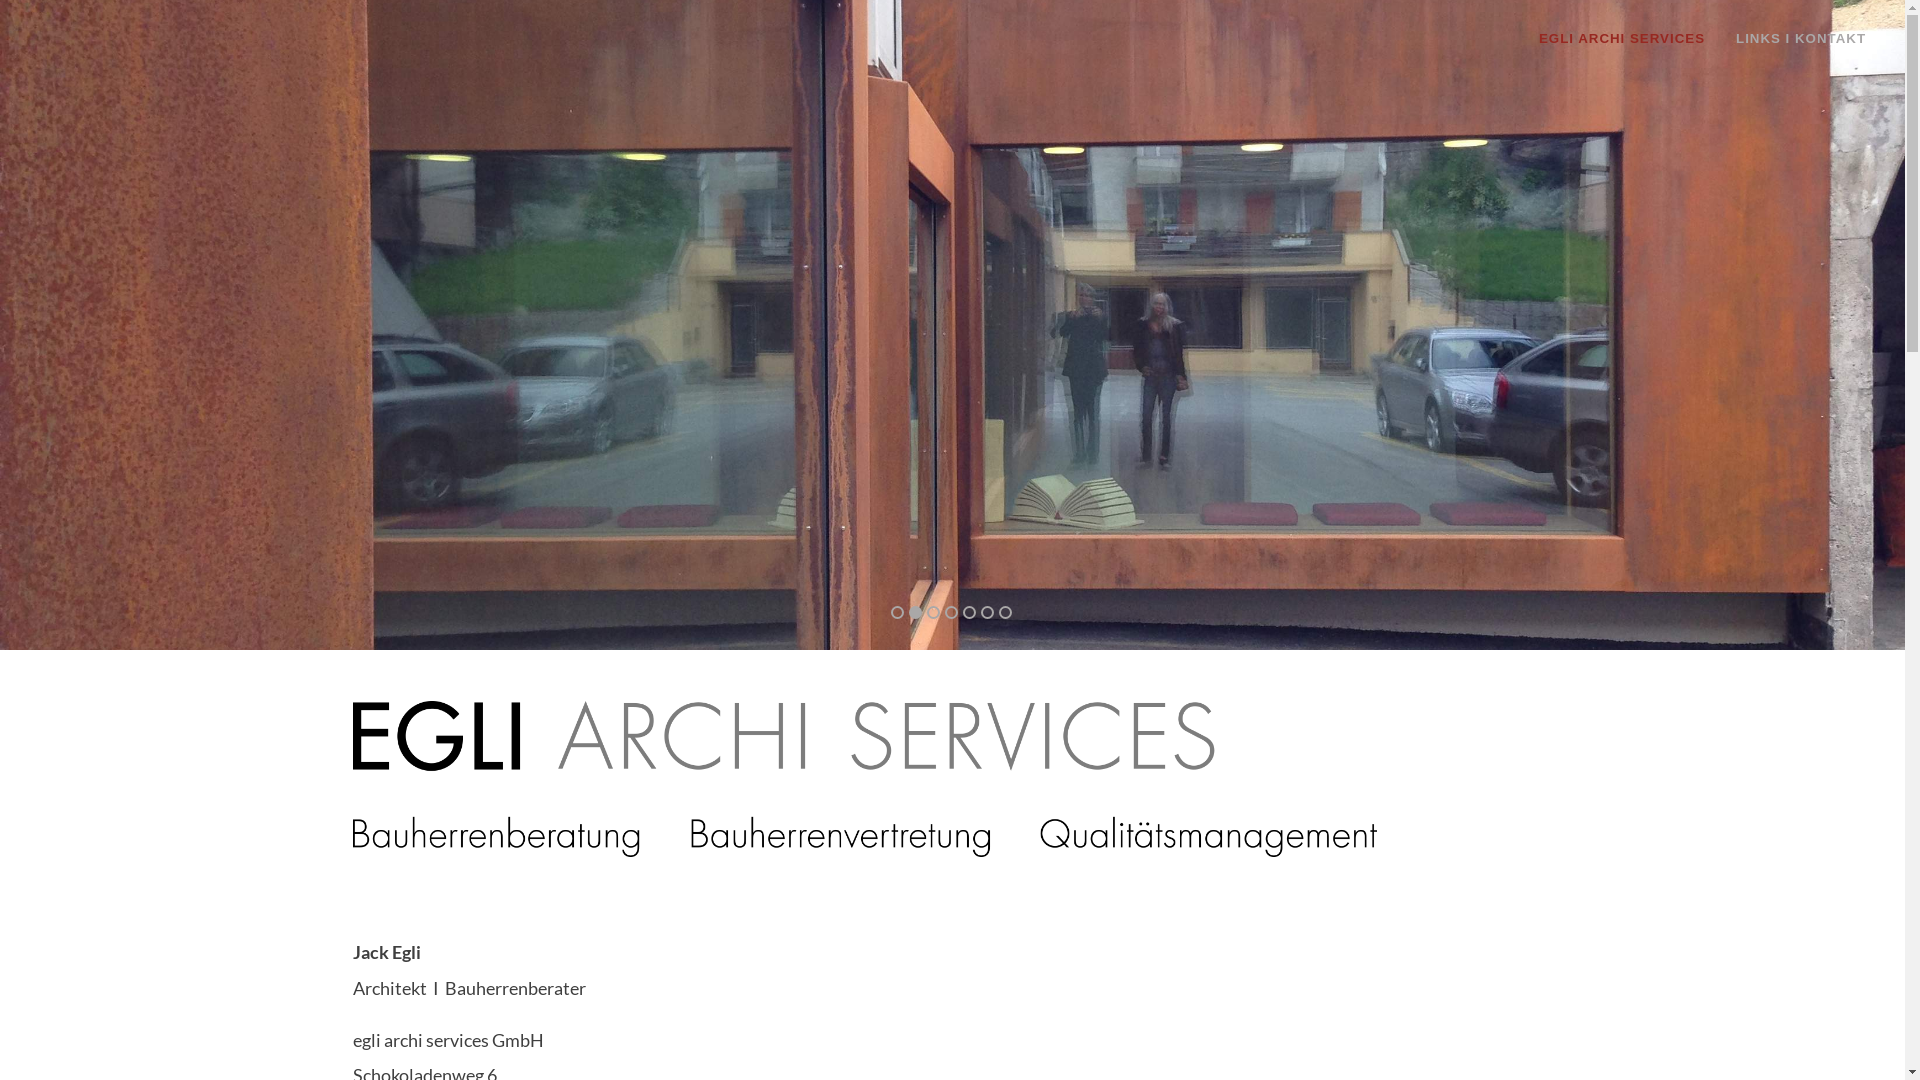  Describe the element at coordinates (1005, 611) in the screenshot. I see `'7'` at that location.